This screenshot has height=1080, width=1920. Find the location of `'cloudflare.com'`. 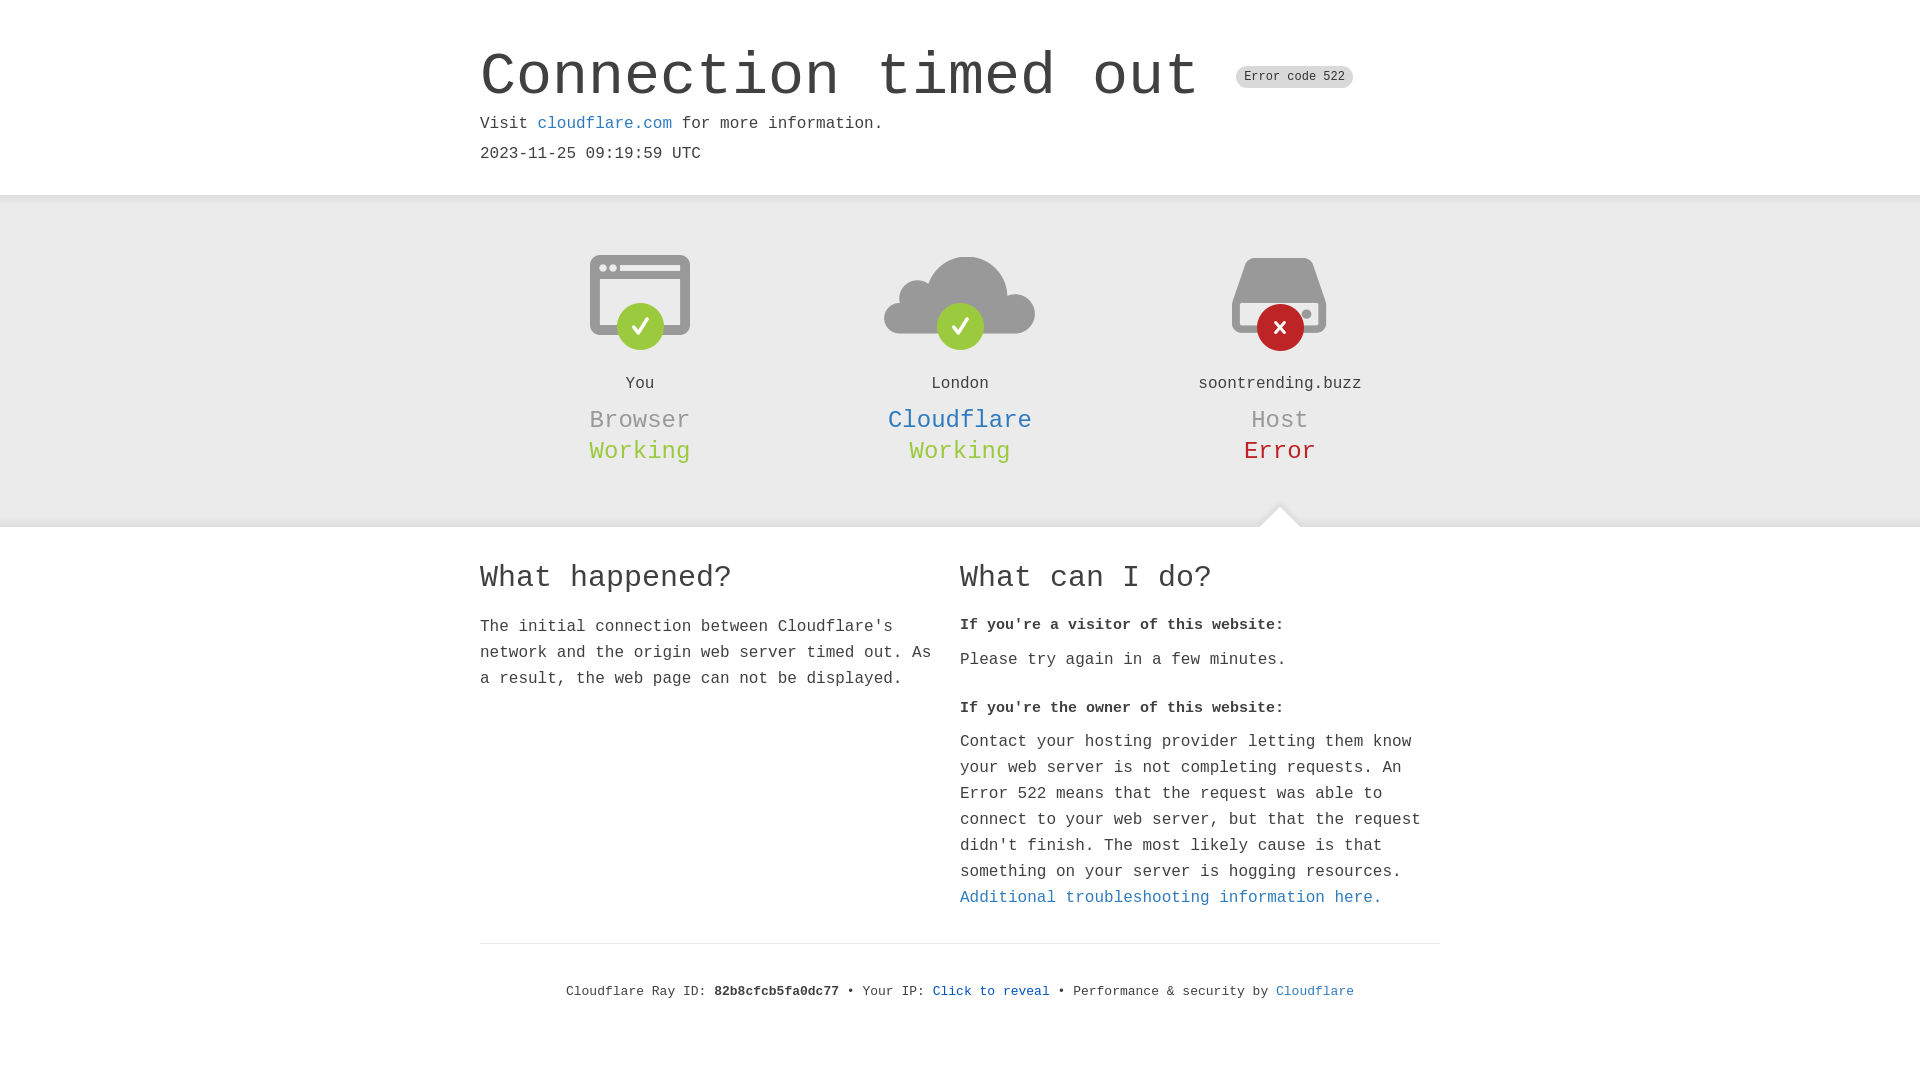

'cloudflare.com' is located at coordinates (537, 123).